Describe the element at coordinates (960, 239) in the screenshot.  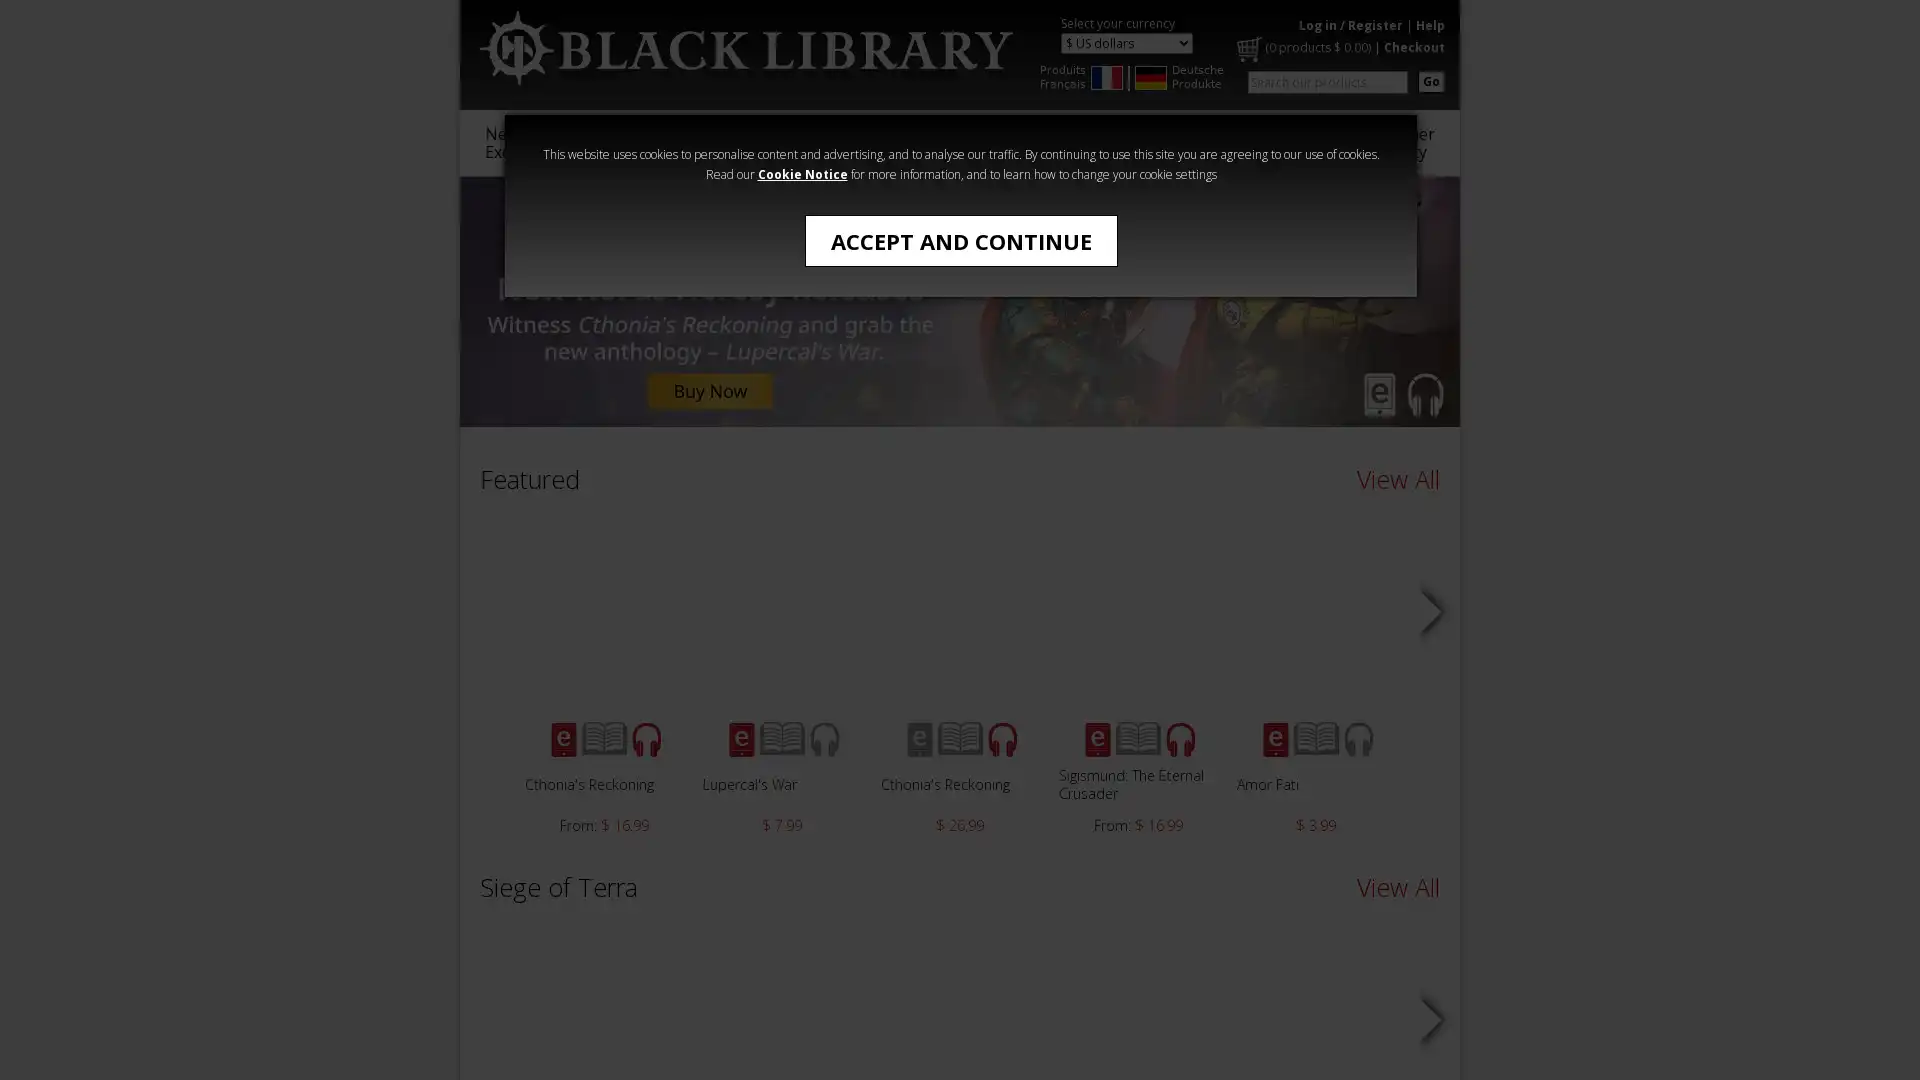
I see `ACCEPT AND CONTINUE` at that location.